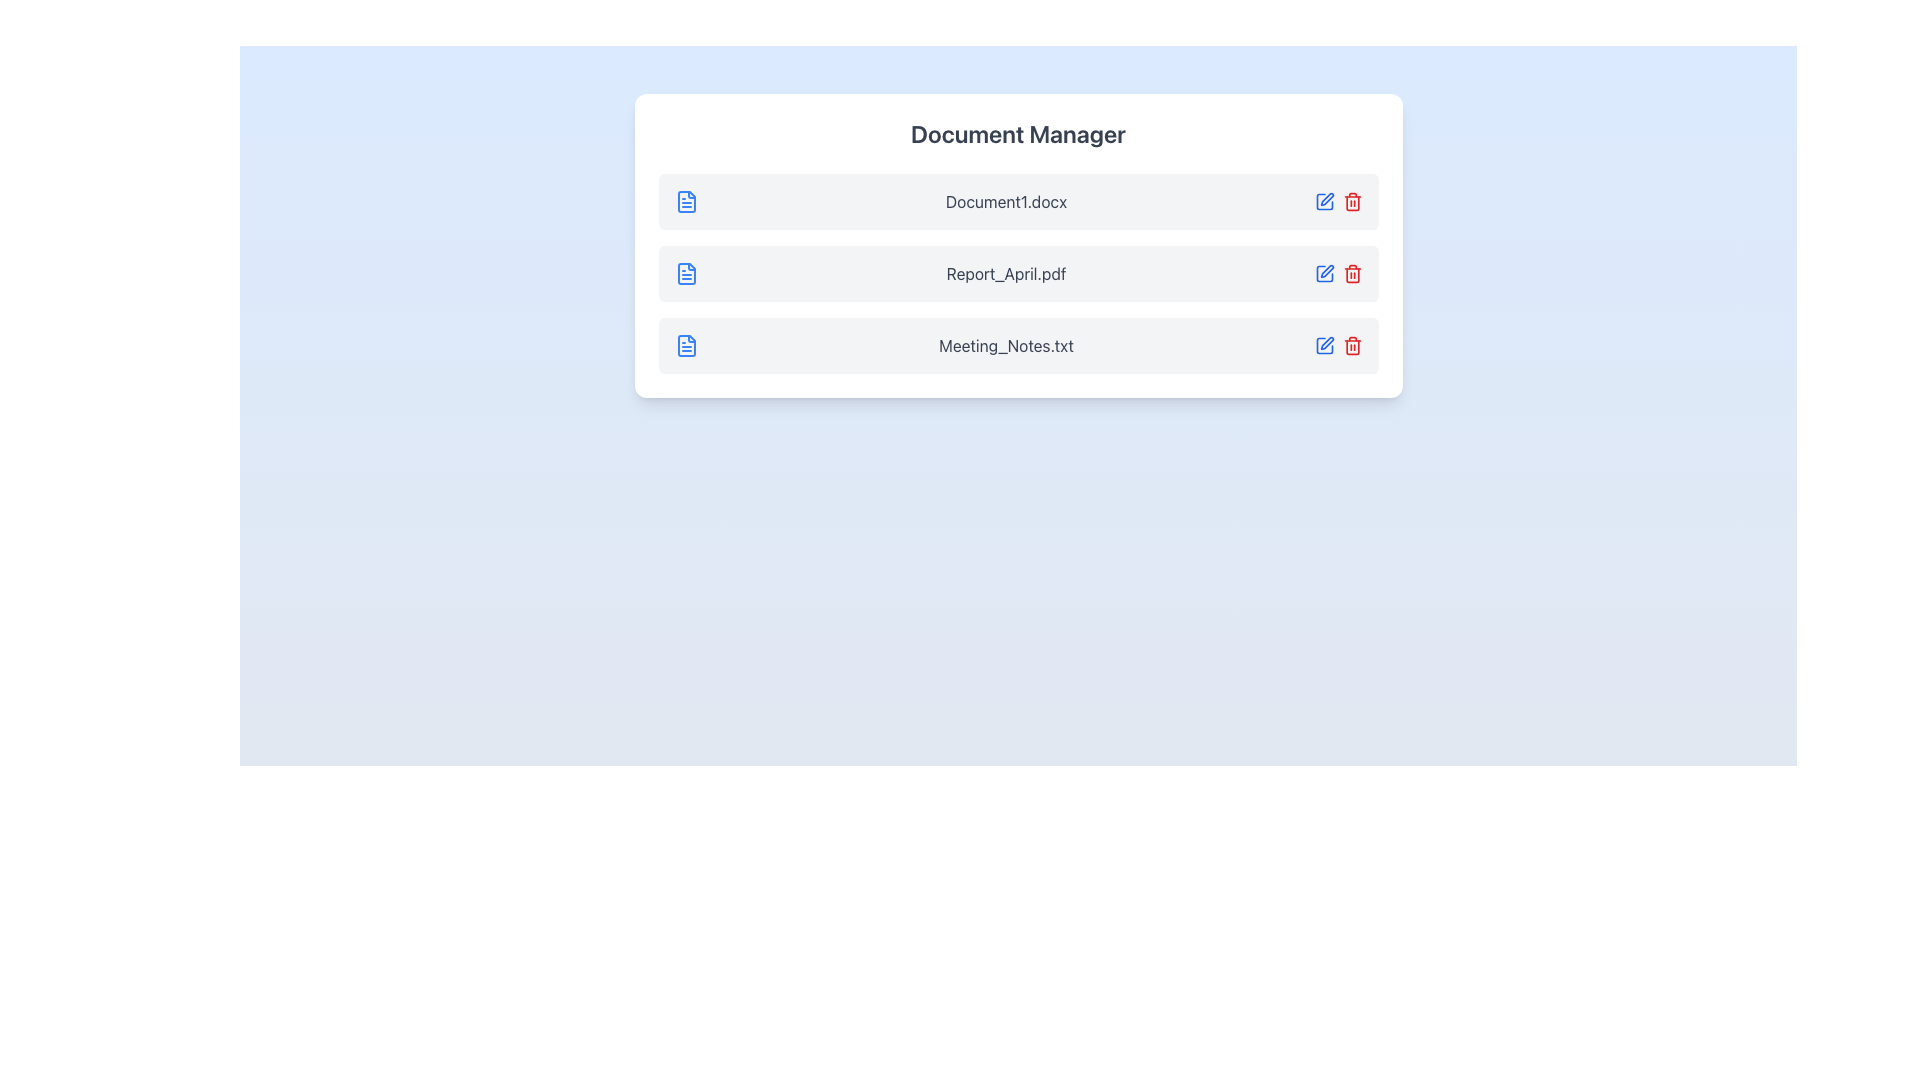 This screenshot has width=1920, height=1080. Describe the element at coordinates (1324, 345) in the screenshot. I see `the 'edit' action icon for the file 'Meeting_Notes.txt' located in the Document Manager interface` at that location.